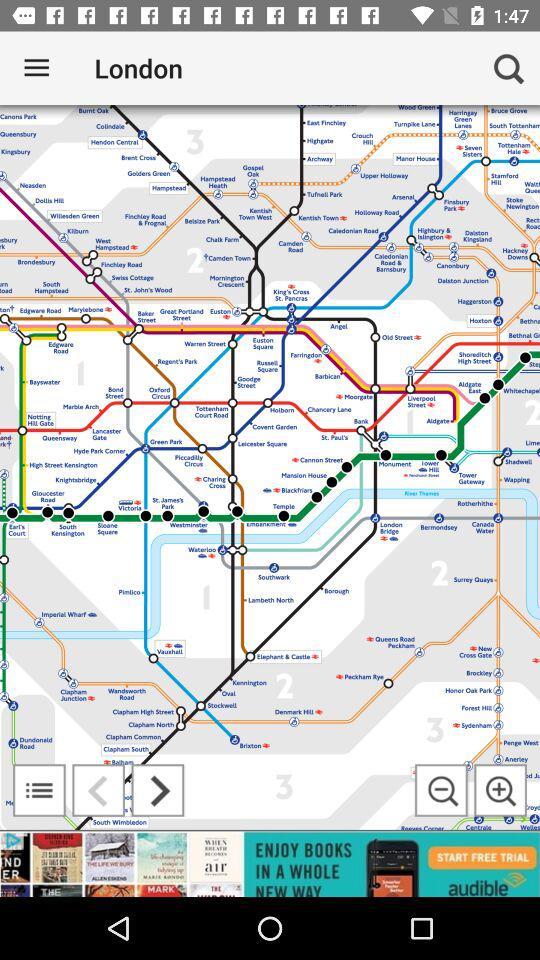 The height and width of the screenshot is (960, 540). I want to click on menu, so click(39, 790).